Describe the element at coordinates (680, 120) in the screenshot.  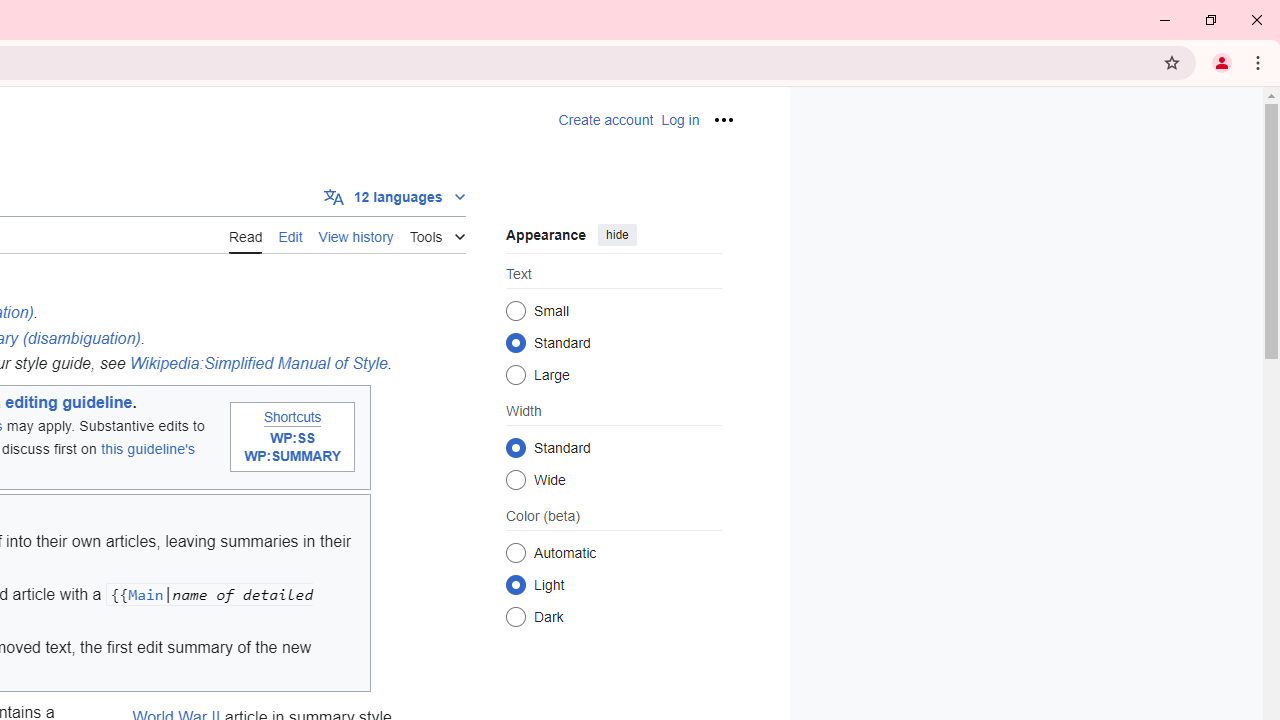
I see `'AutomationID: pt-login-2'` at that location.